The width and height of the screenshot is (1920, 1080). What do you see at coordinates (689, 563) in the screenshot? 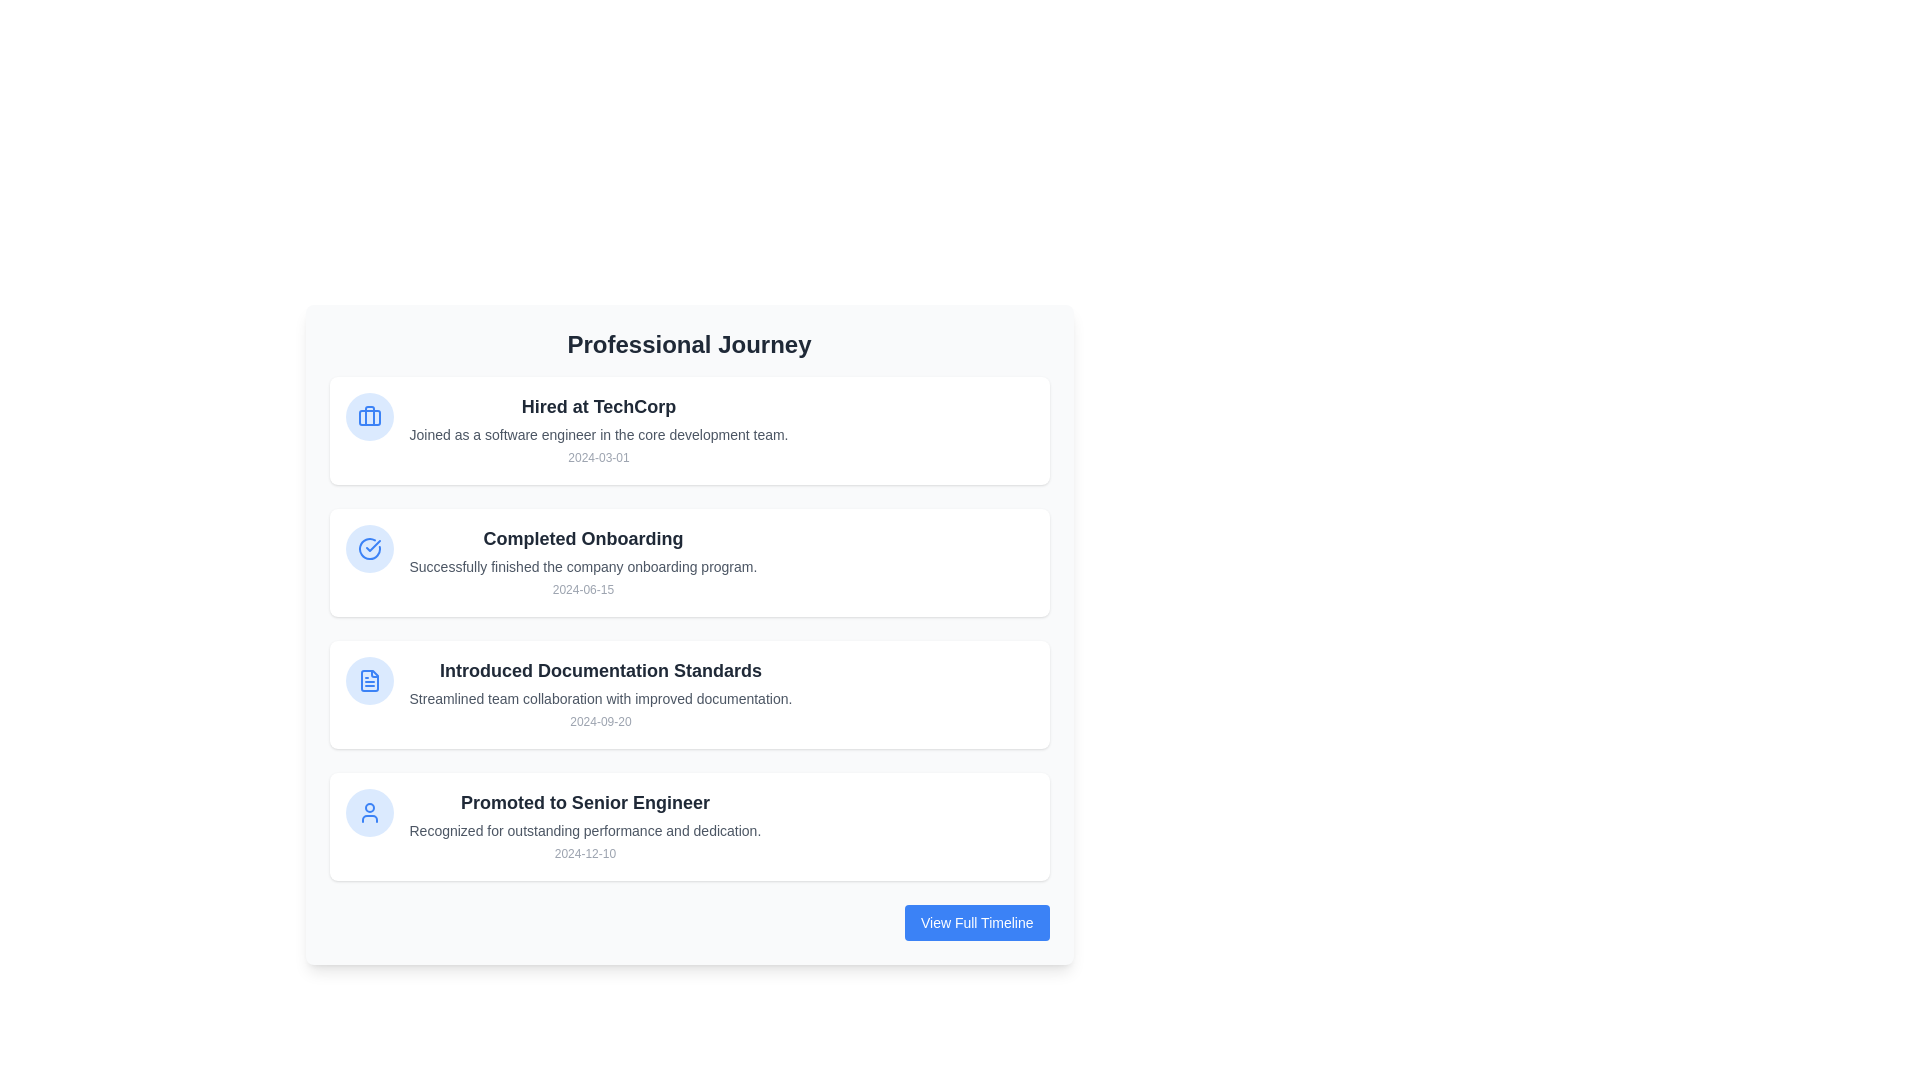
I see `the Information card displaying a milestone in the Professional Journey section, located between 'Hired at TechCorp' and 'Introduced Documentation Standards'` at bounding box center [689, 563].